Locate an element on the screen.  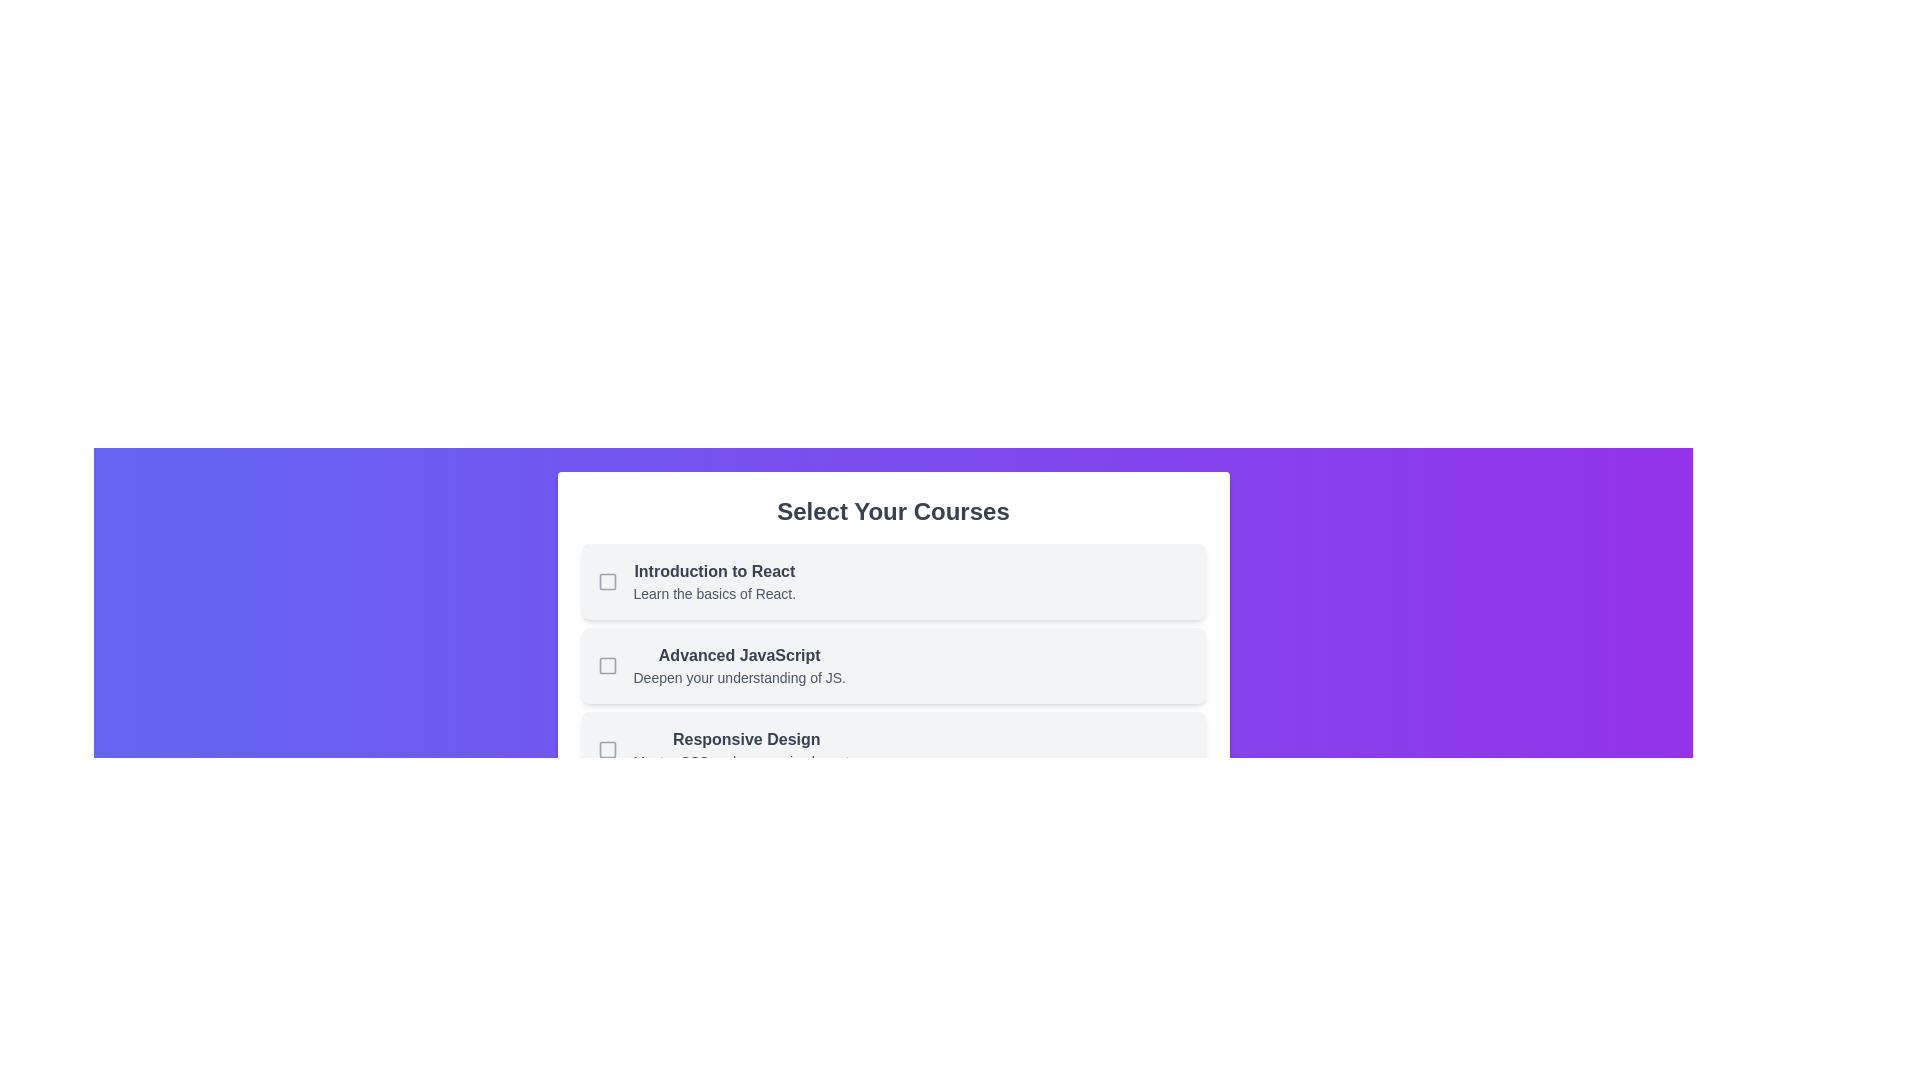
the checkbox corresponding to the course titled 'Introduction to React' is located at coordinates (606, 582).